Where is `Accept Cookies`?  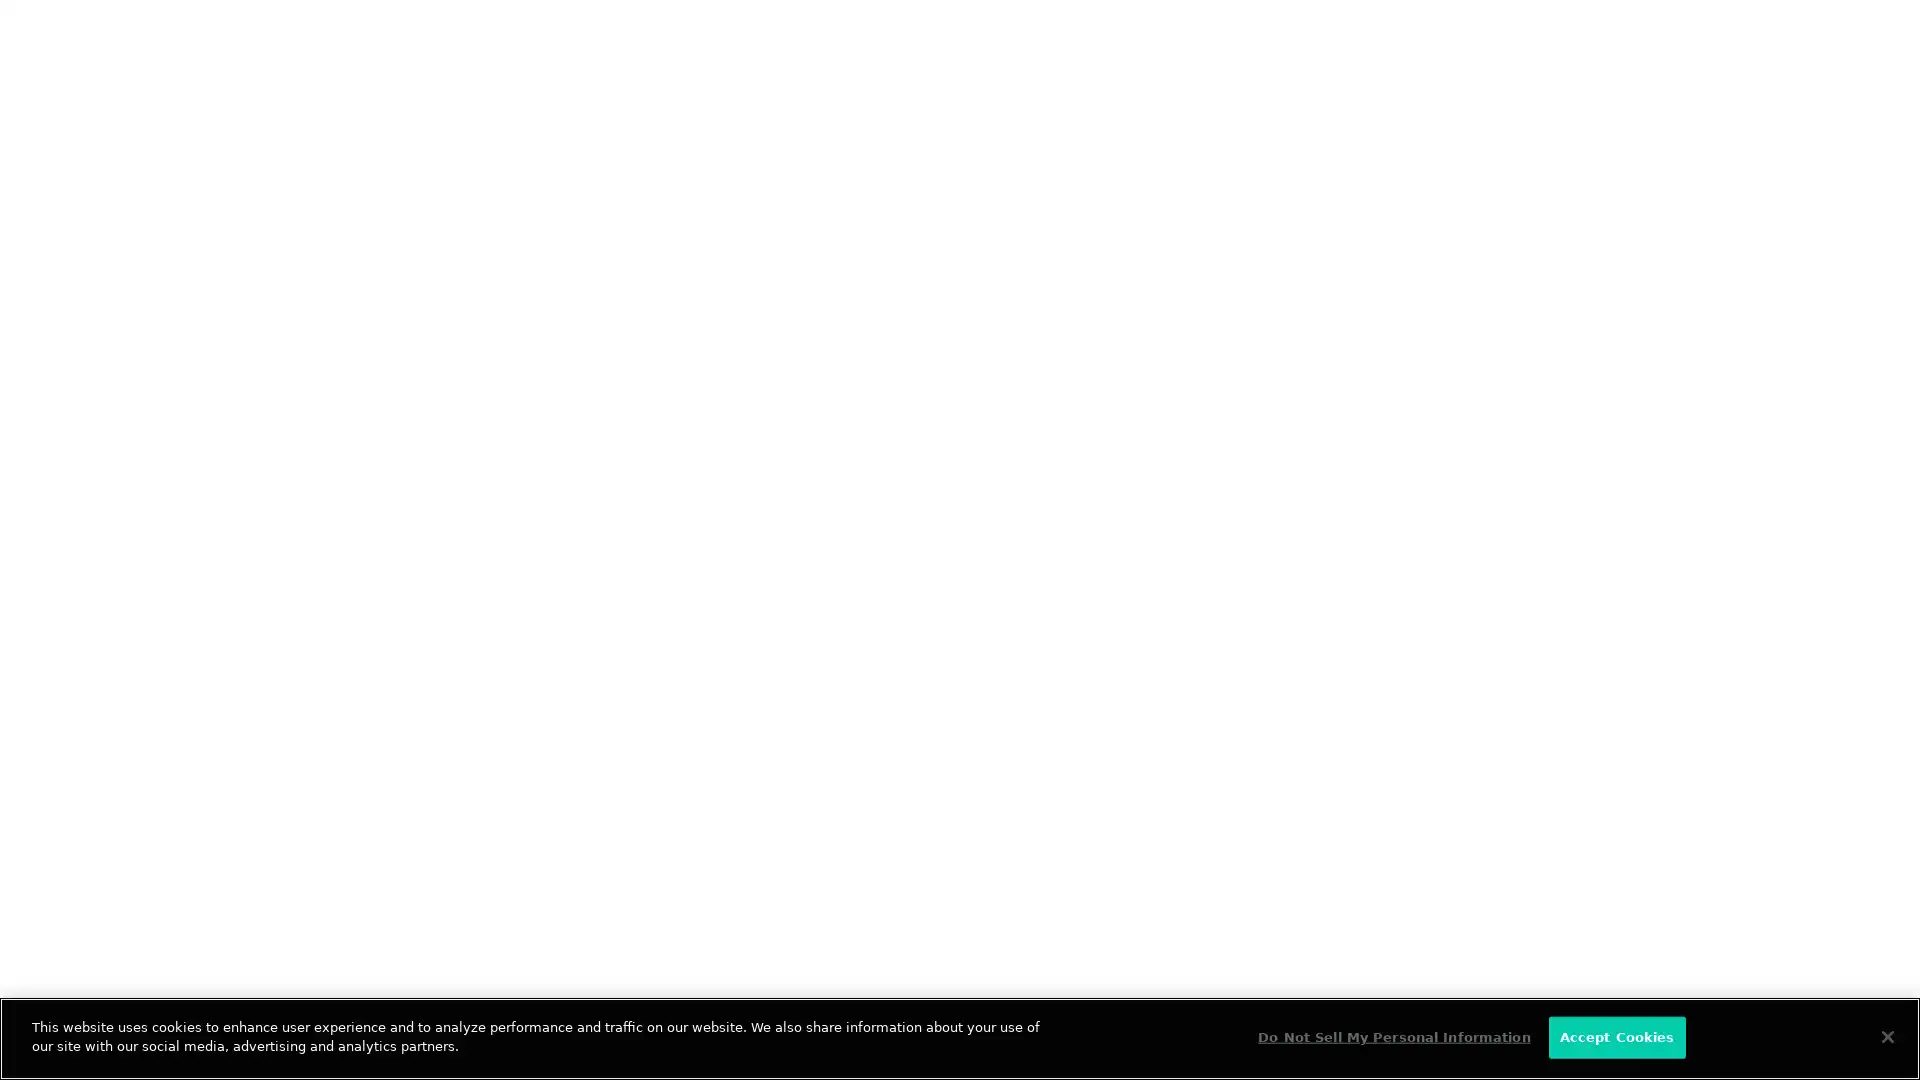 Accept Cookies is located at coordinates (1616, 1036).